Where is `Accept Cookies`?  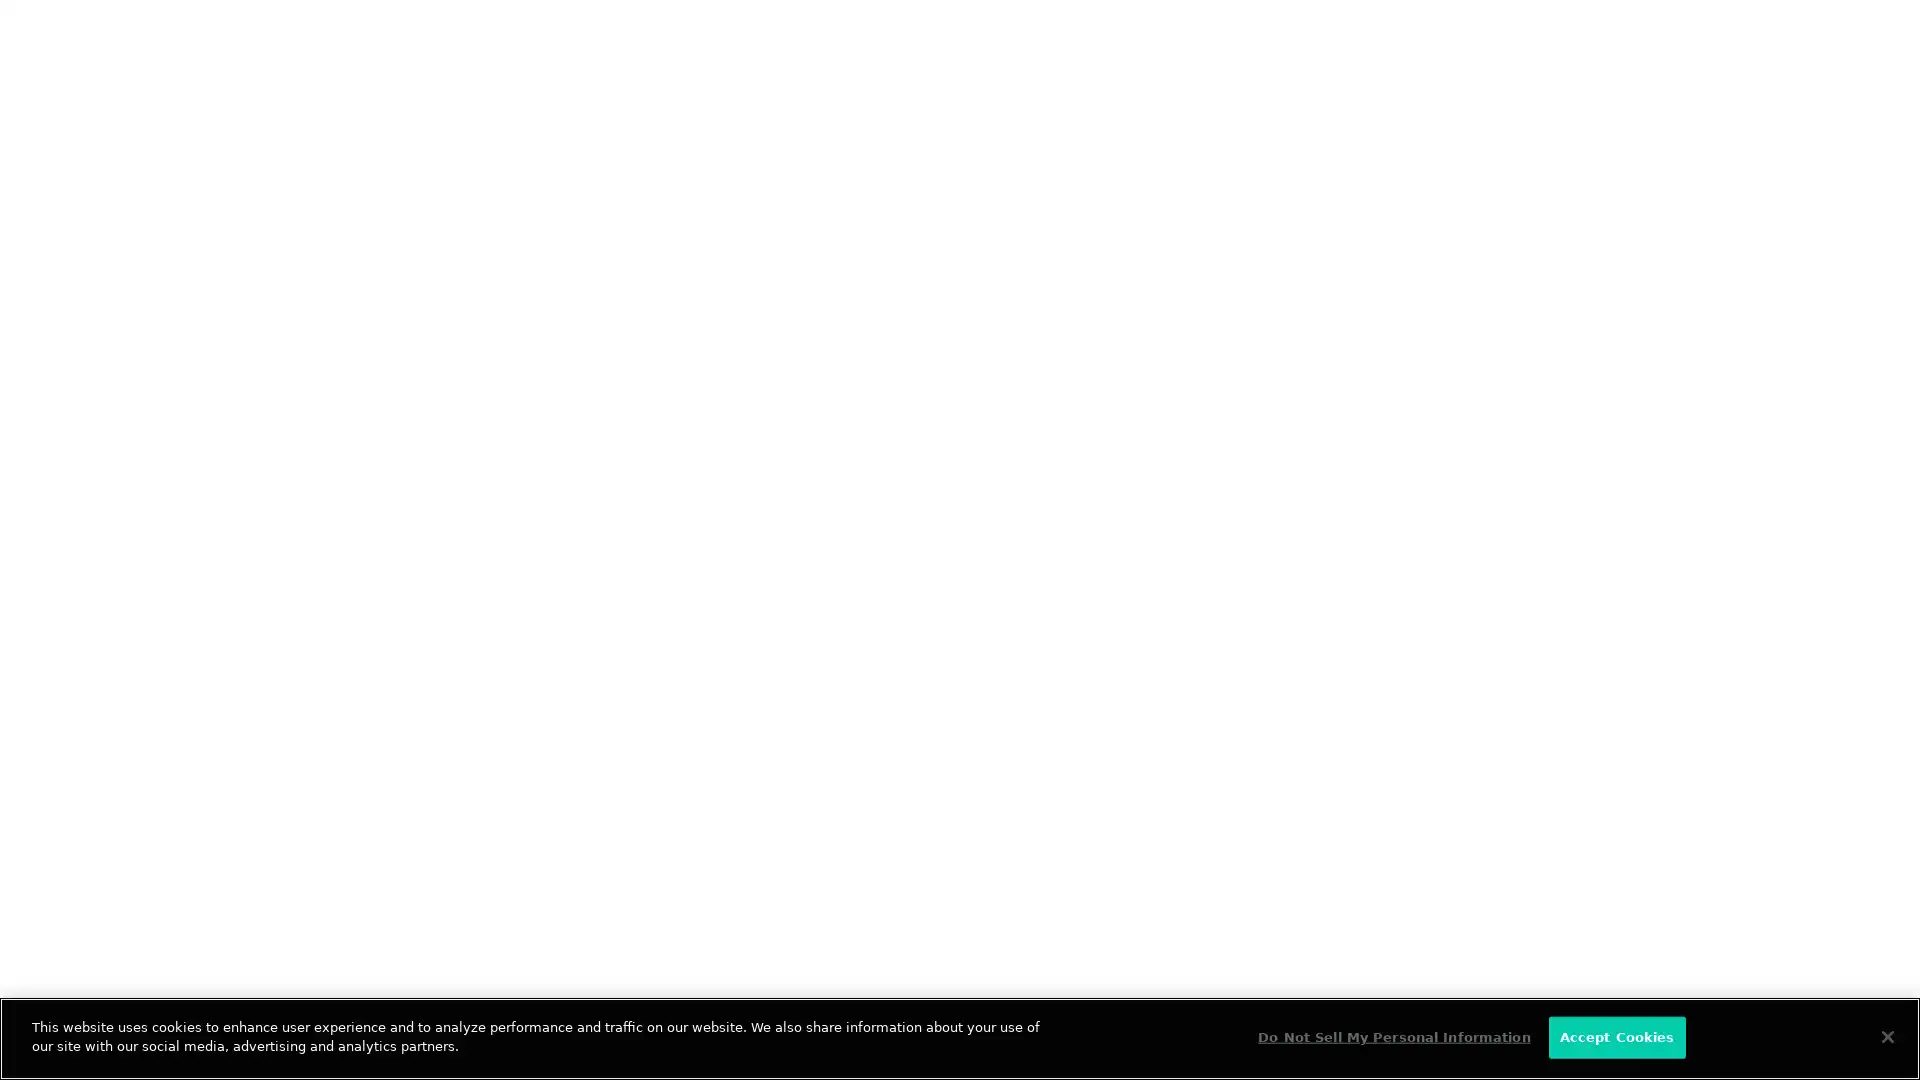 Accept Cookies is located at coordinates (1616, 1036).